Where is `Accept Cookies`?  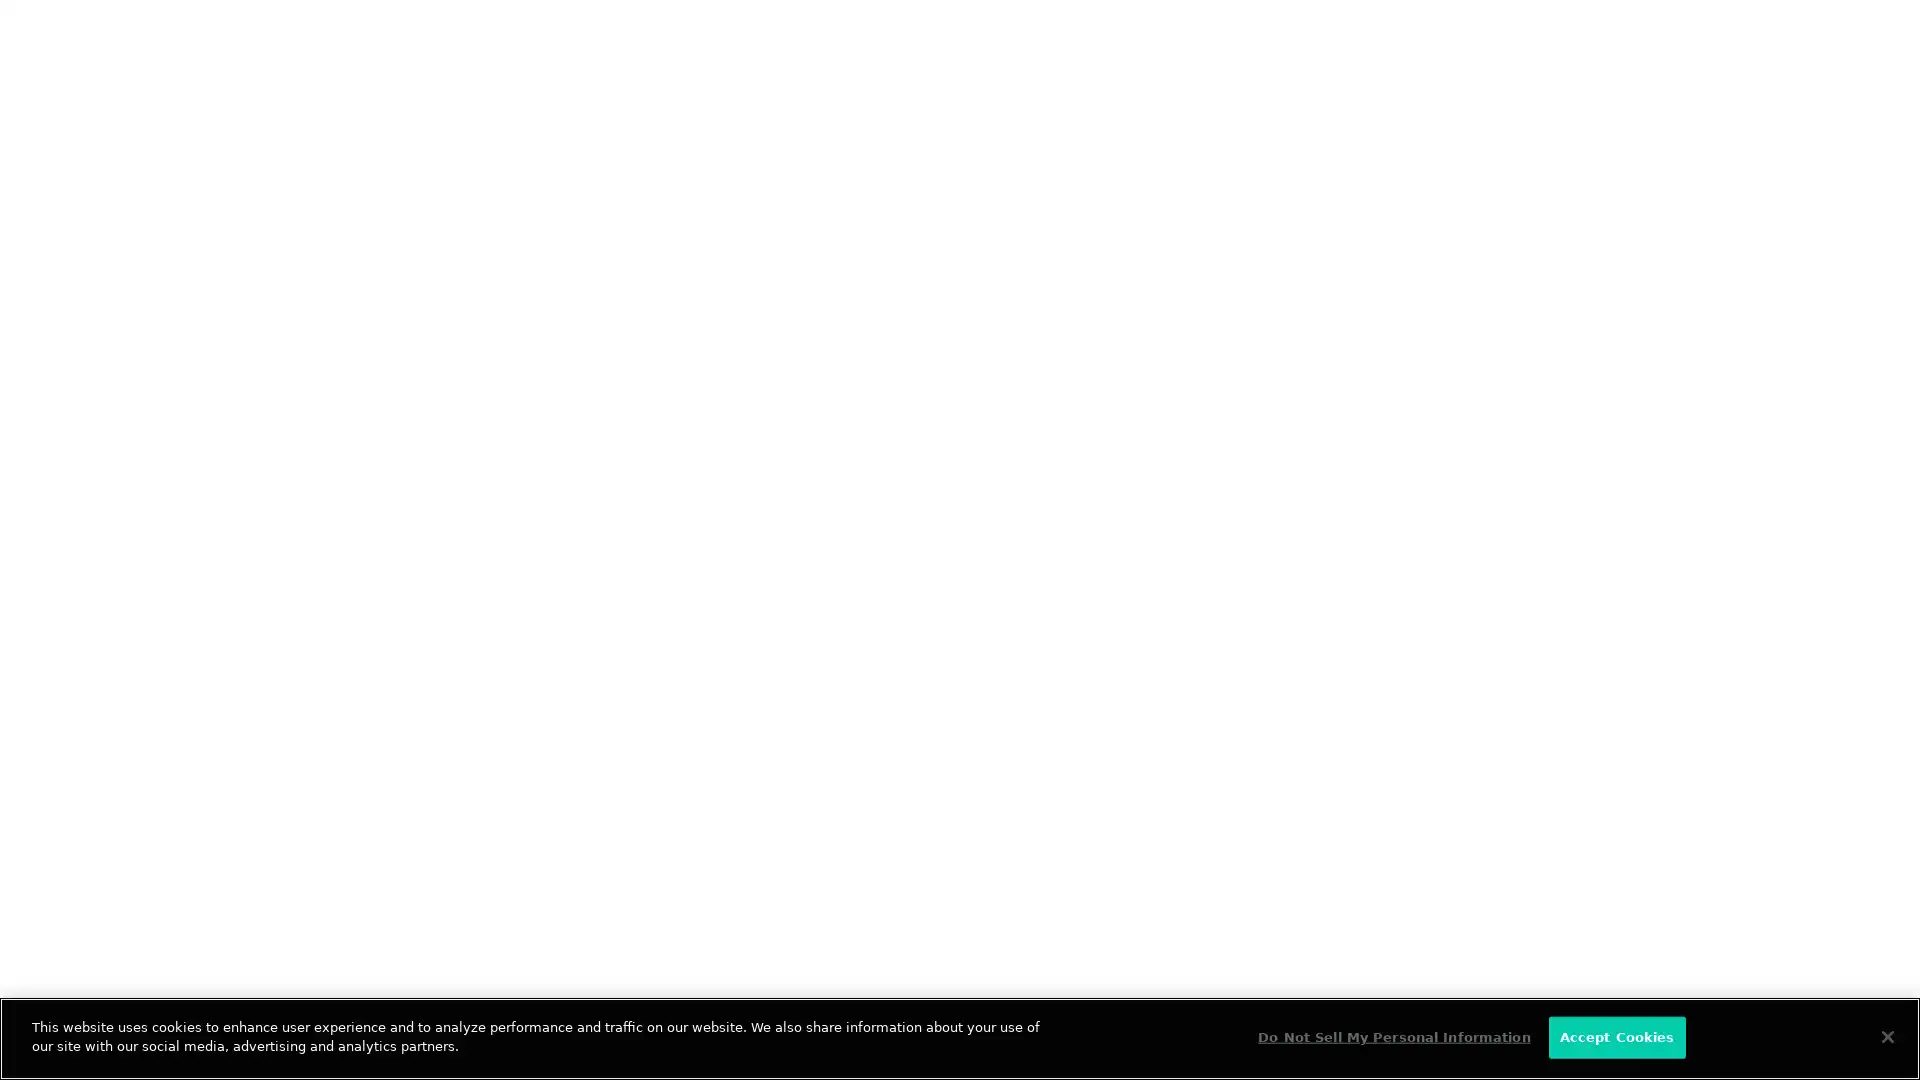 Accept Cookies is located at coordinates (1616, 1036).